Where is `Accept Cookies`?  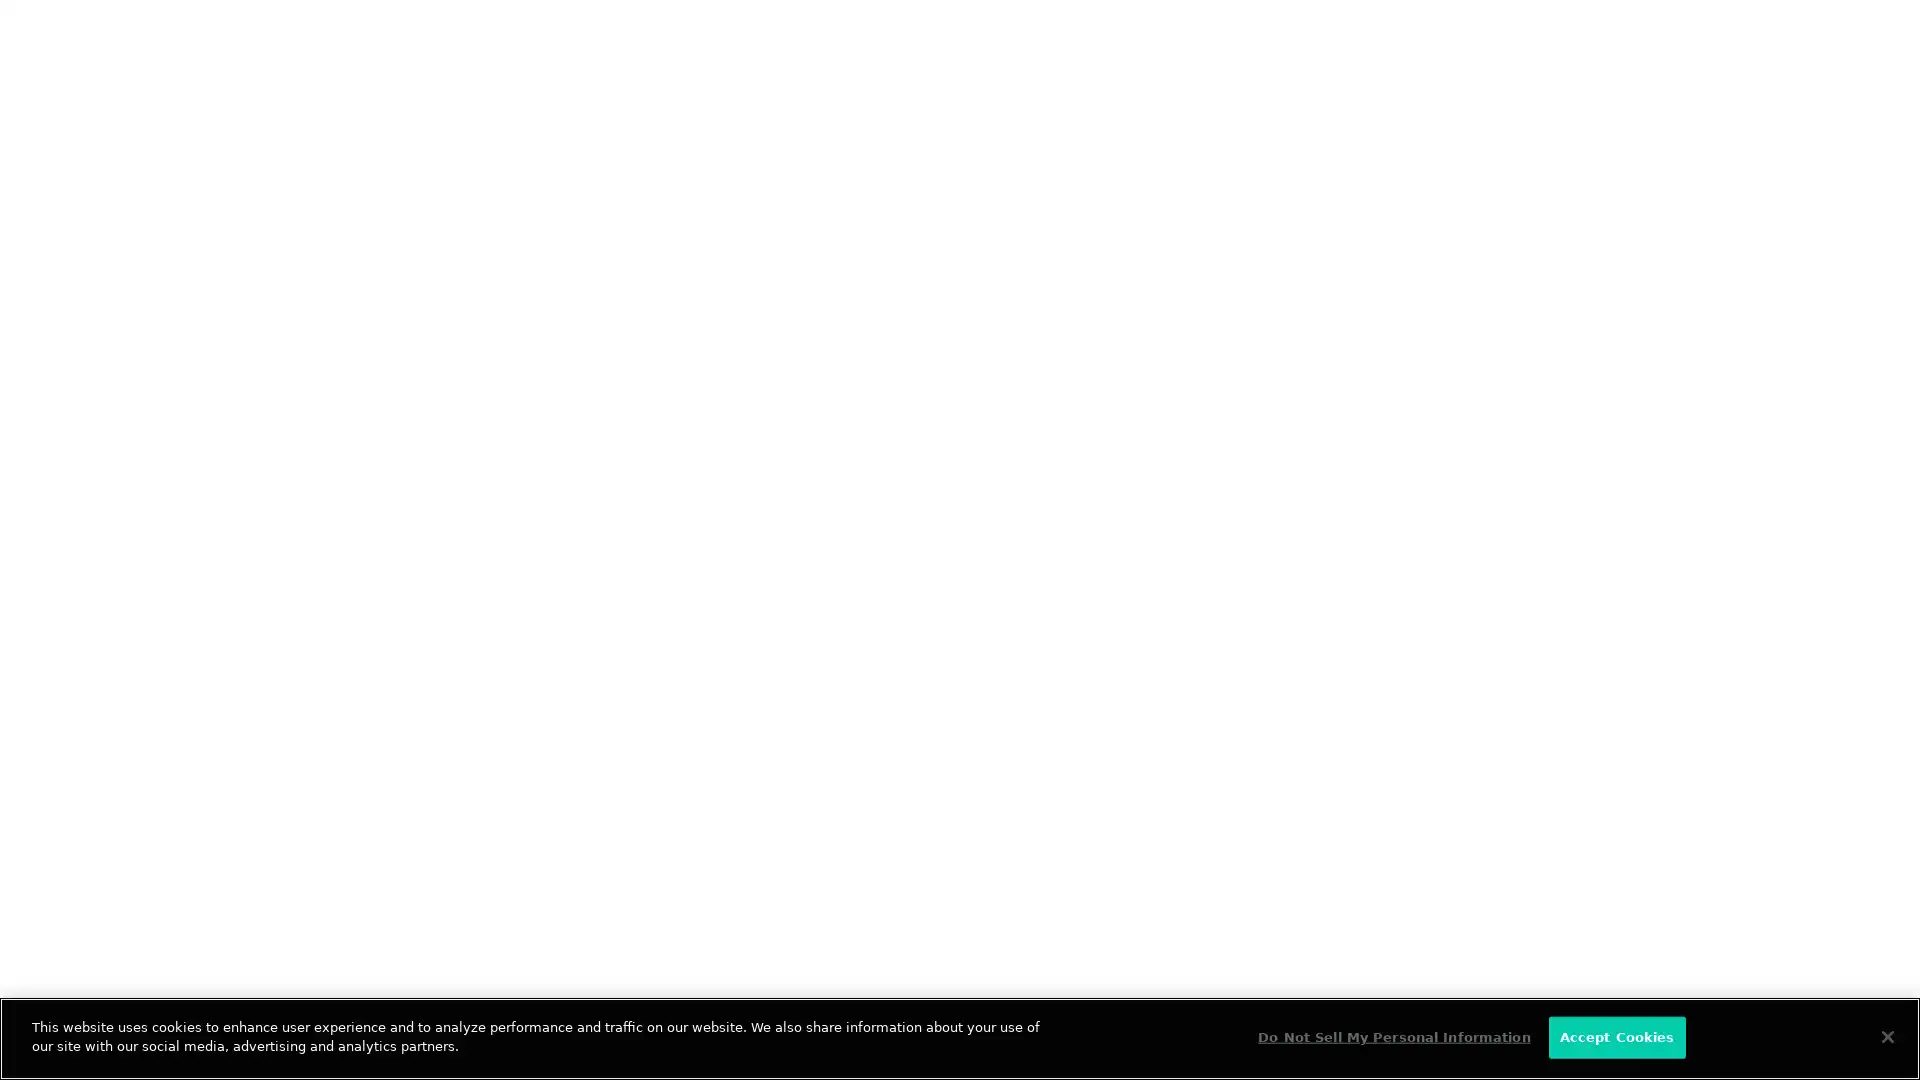 Accept Cookies is located at coordinates (1616, 1036).